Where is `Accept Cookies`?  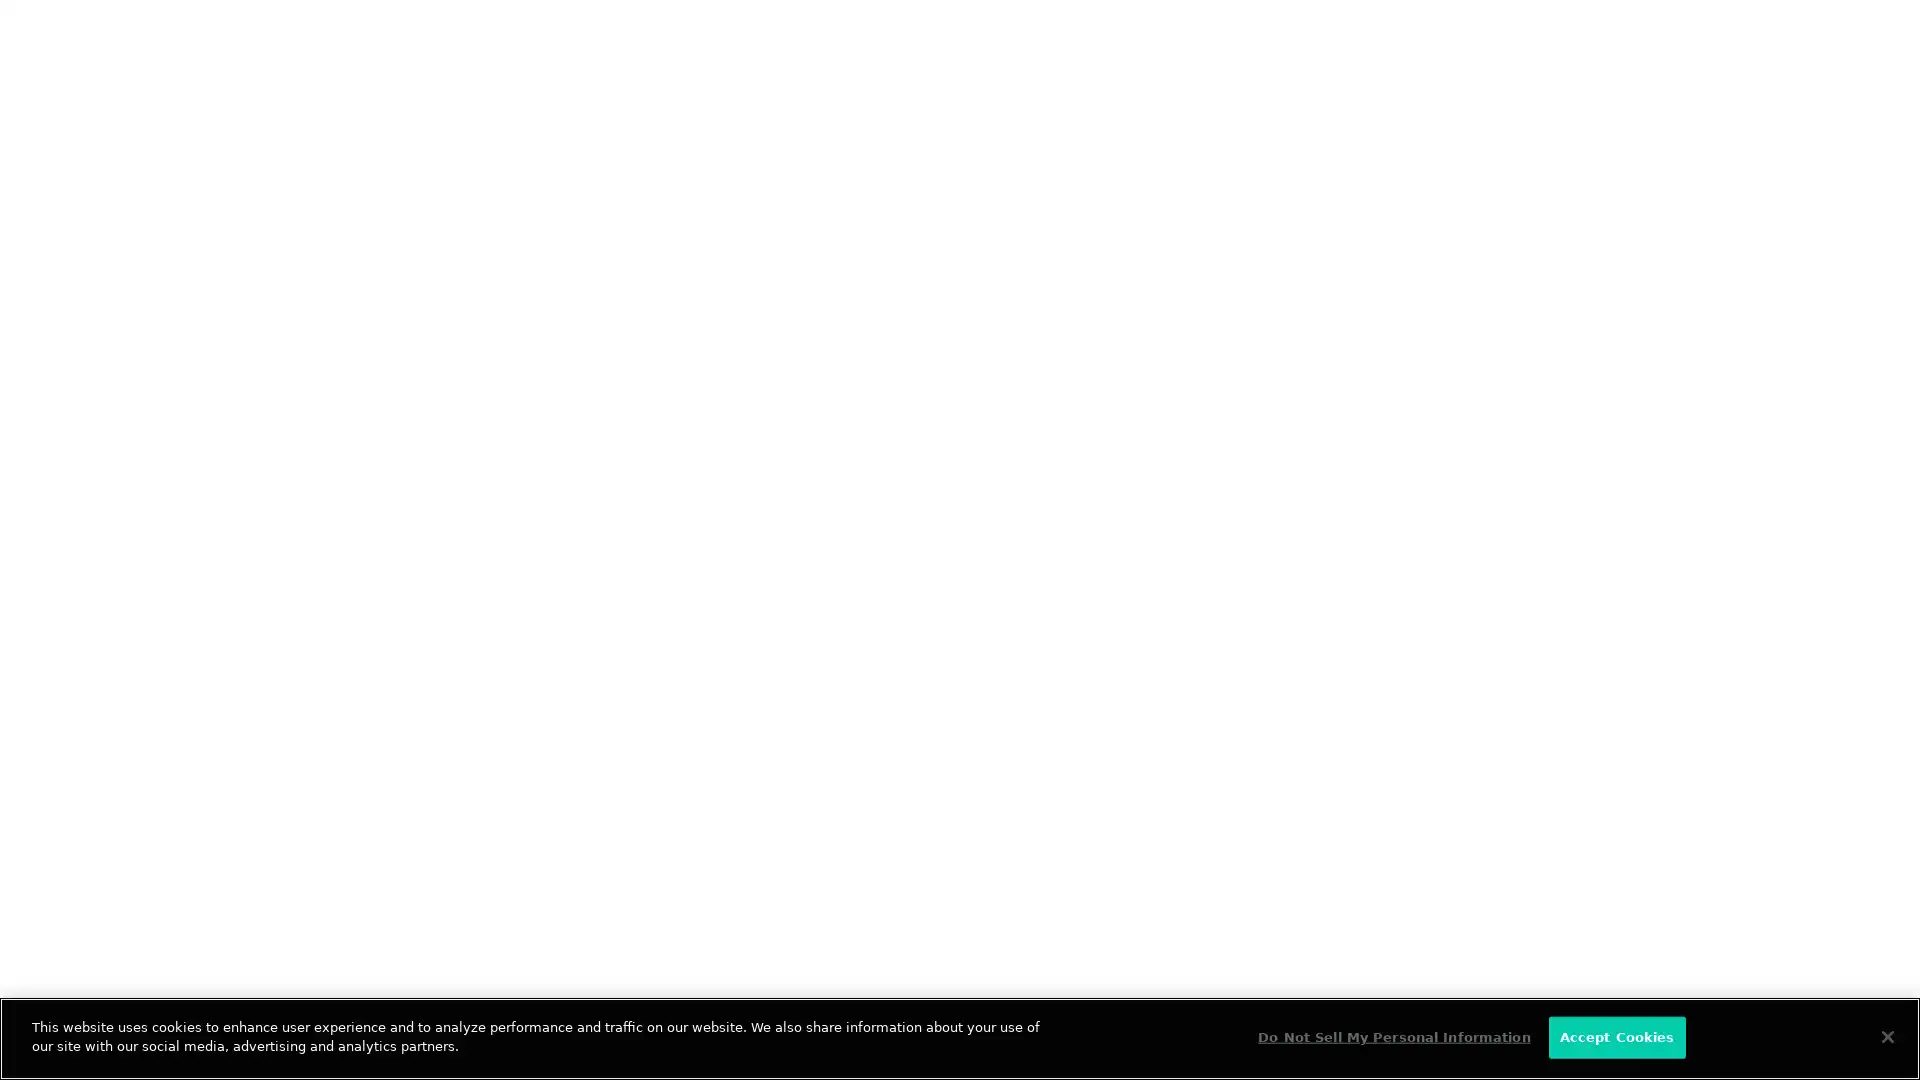 Accept Cookies is located at coordinates (1616, 1036).